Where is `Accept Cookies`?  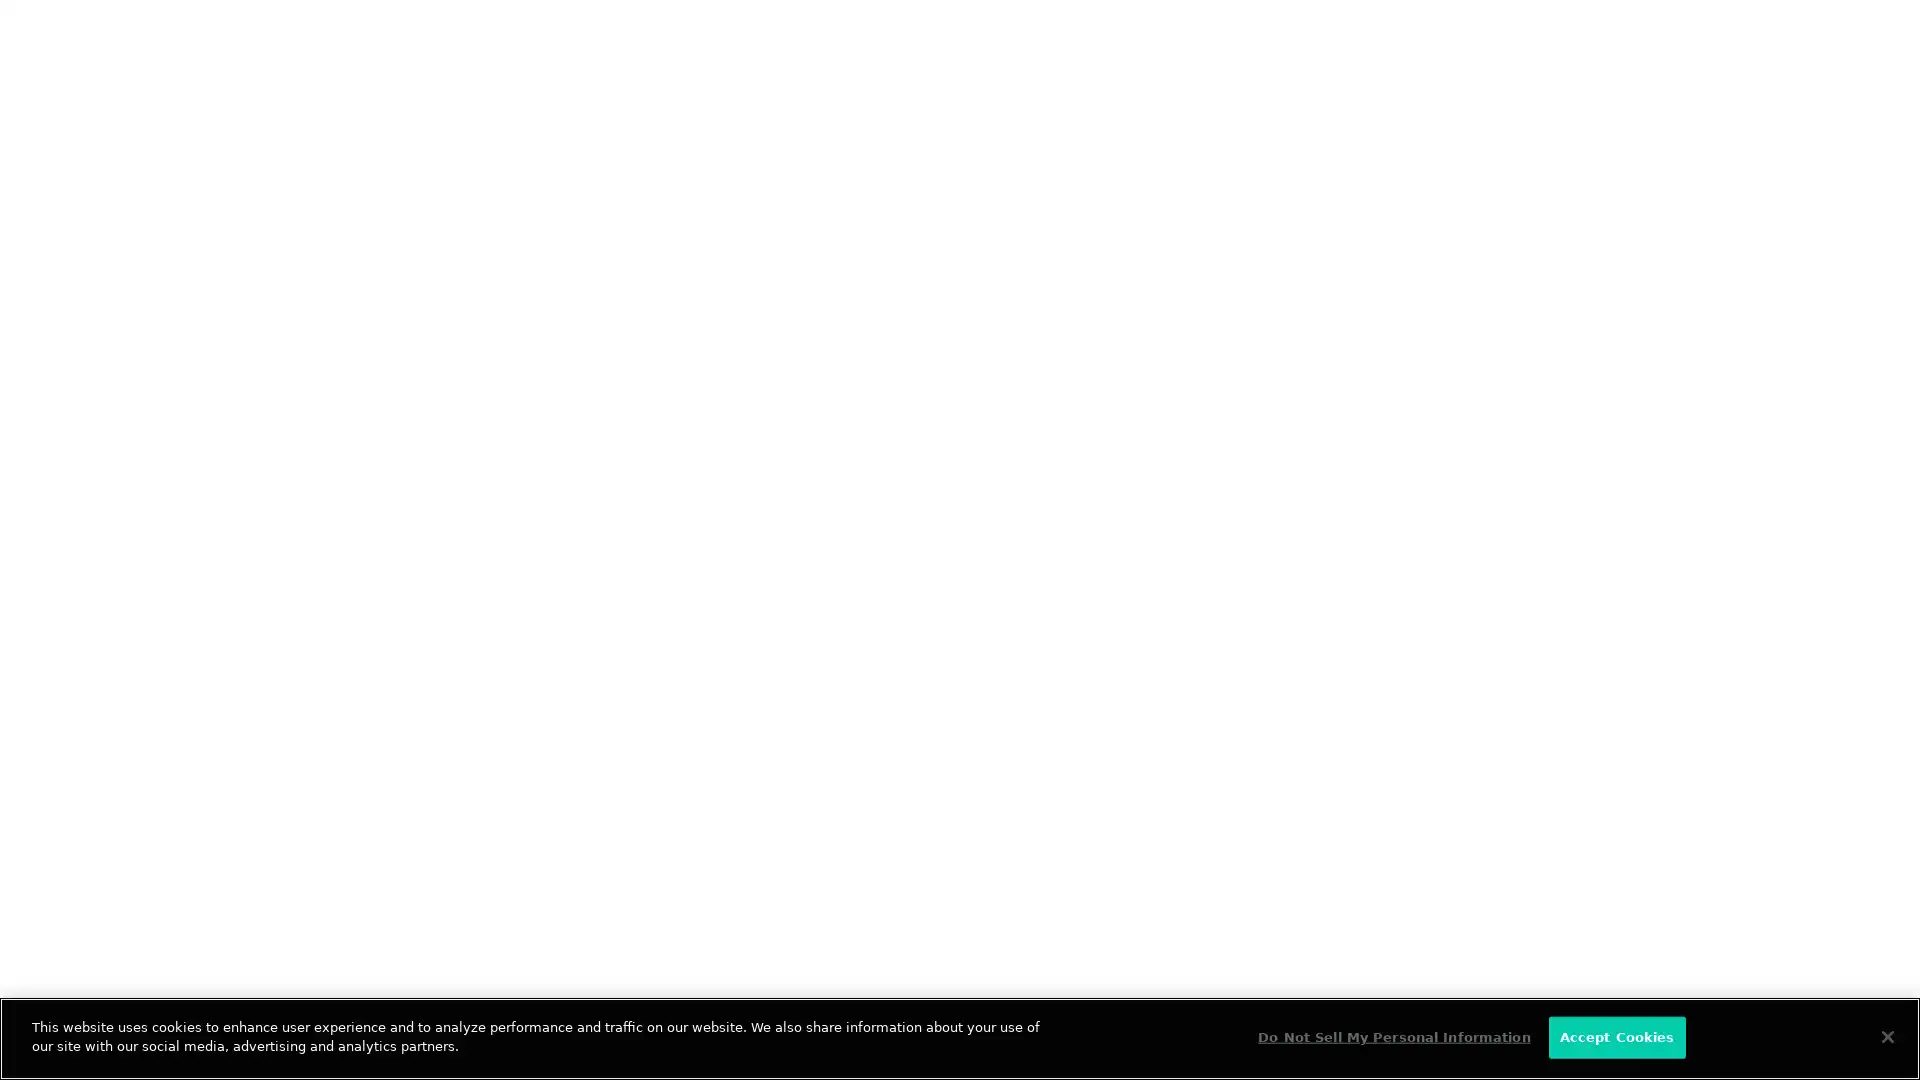 Accept Cookies is located at coordinates (1616, 1036).